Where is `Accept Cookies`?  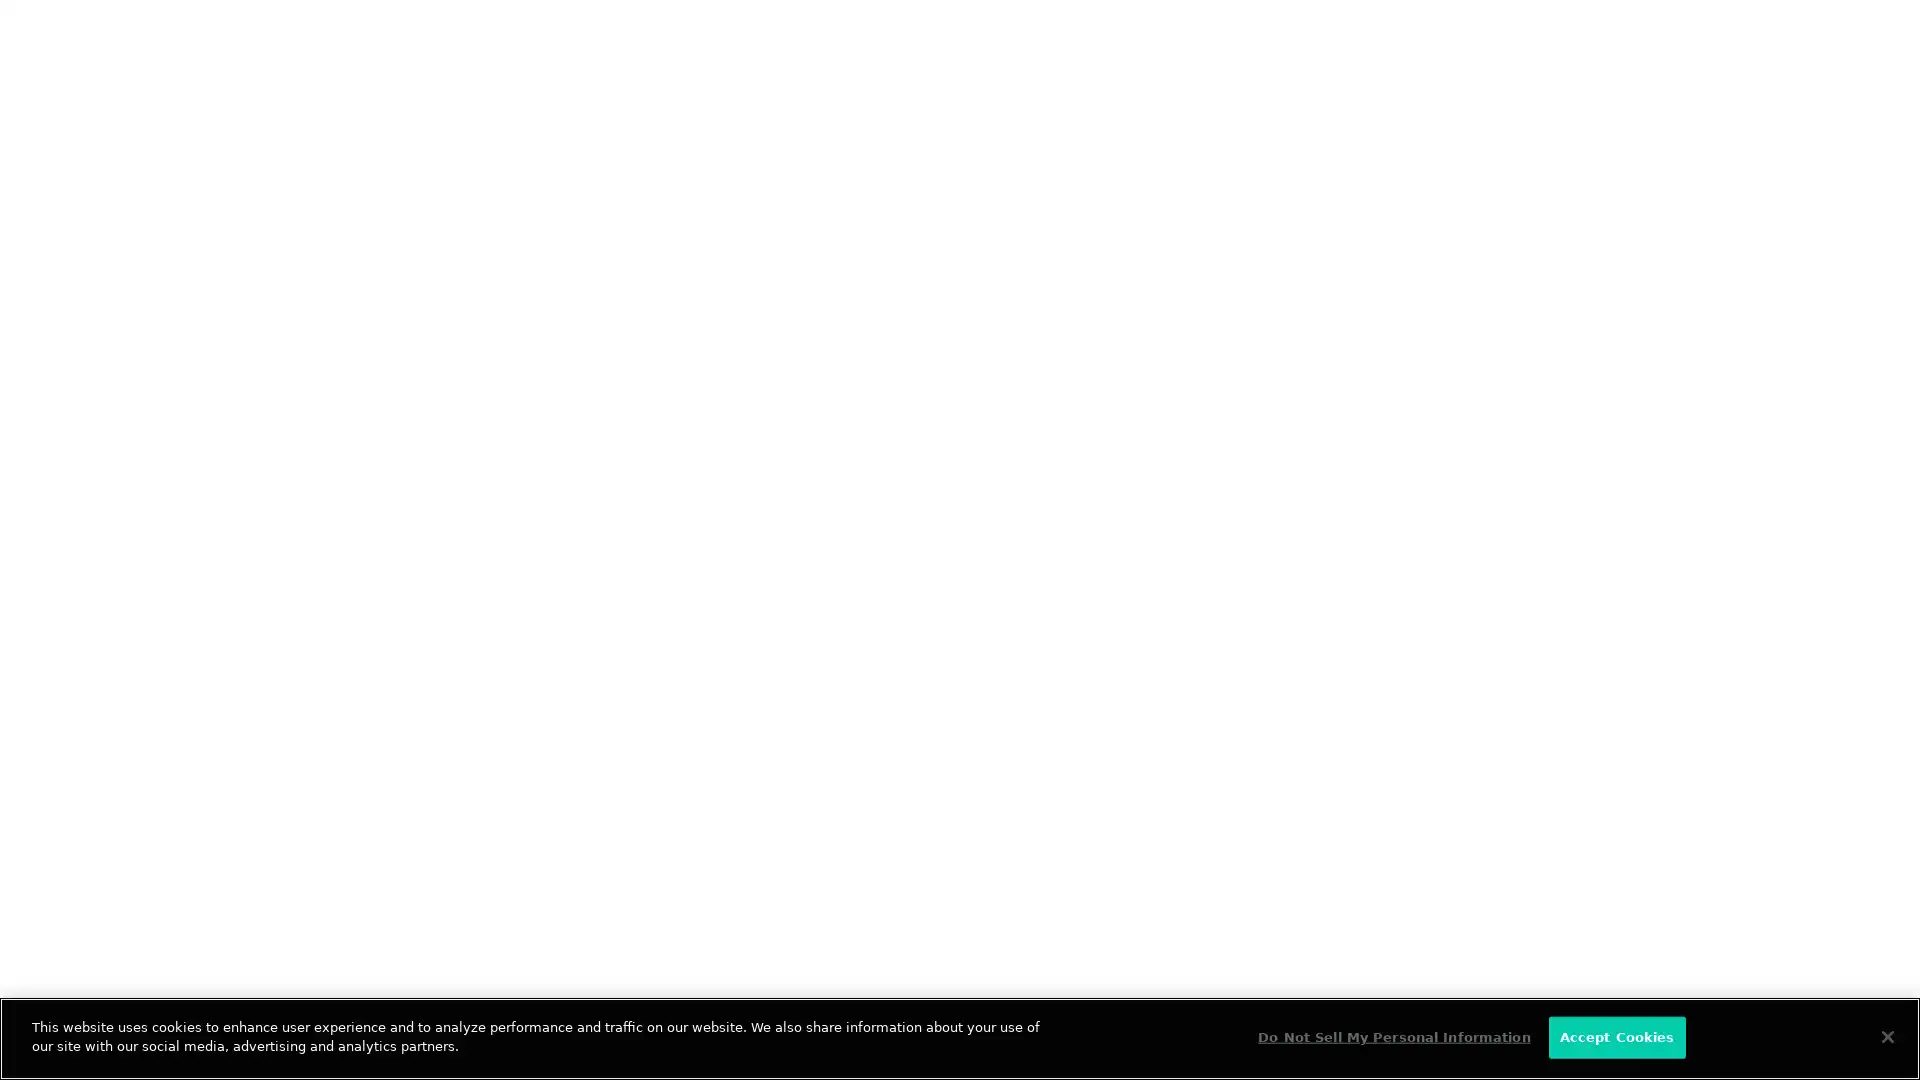 Accept Cookies is located at coordinates (1616, 1036).